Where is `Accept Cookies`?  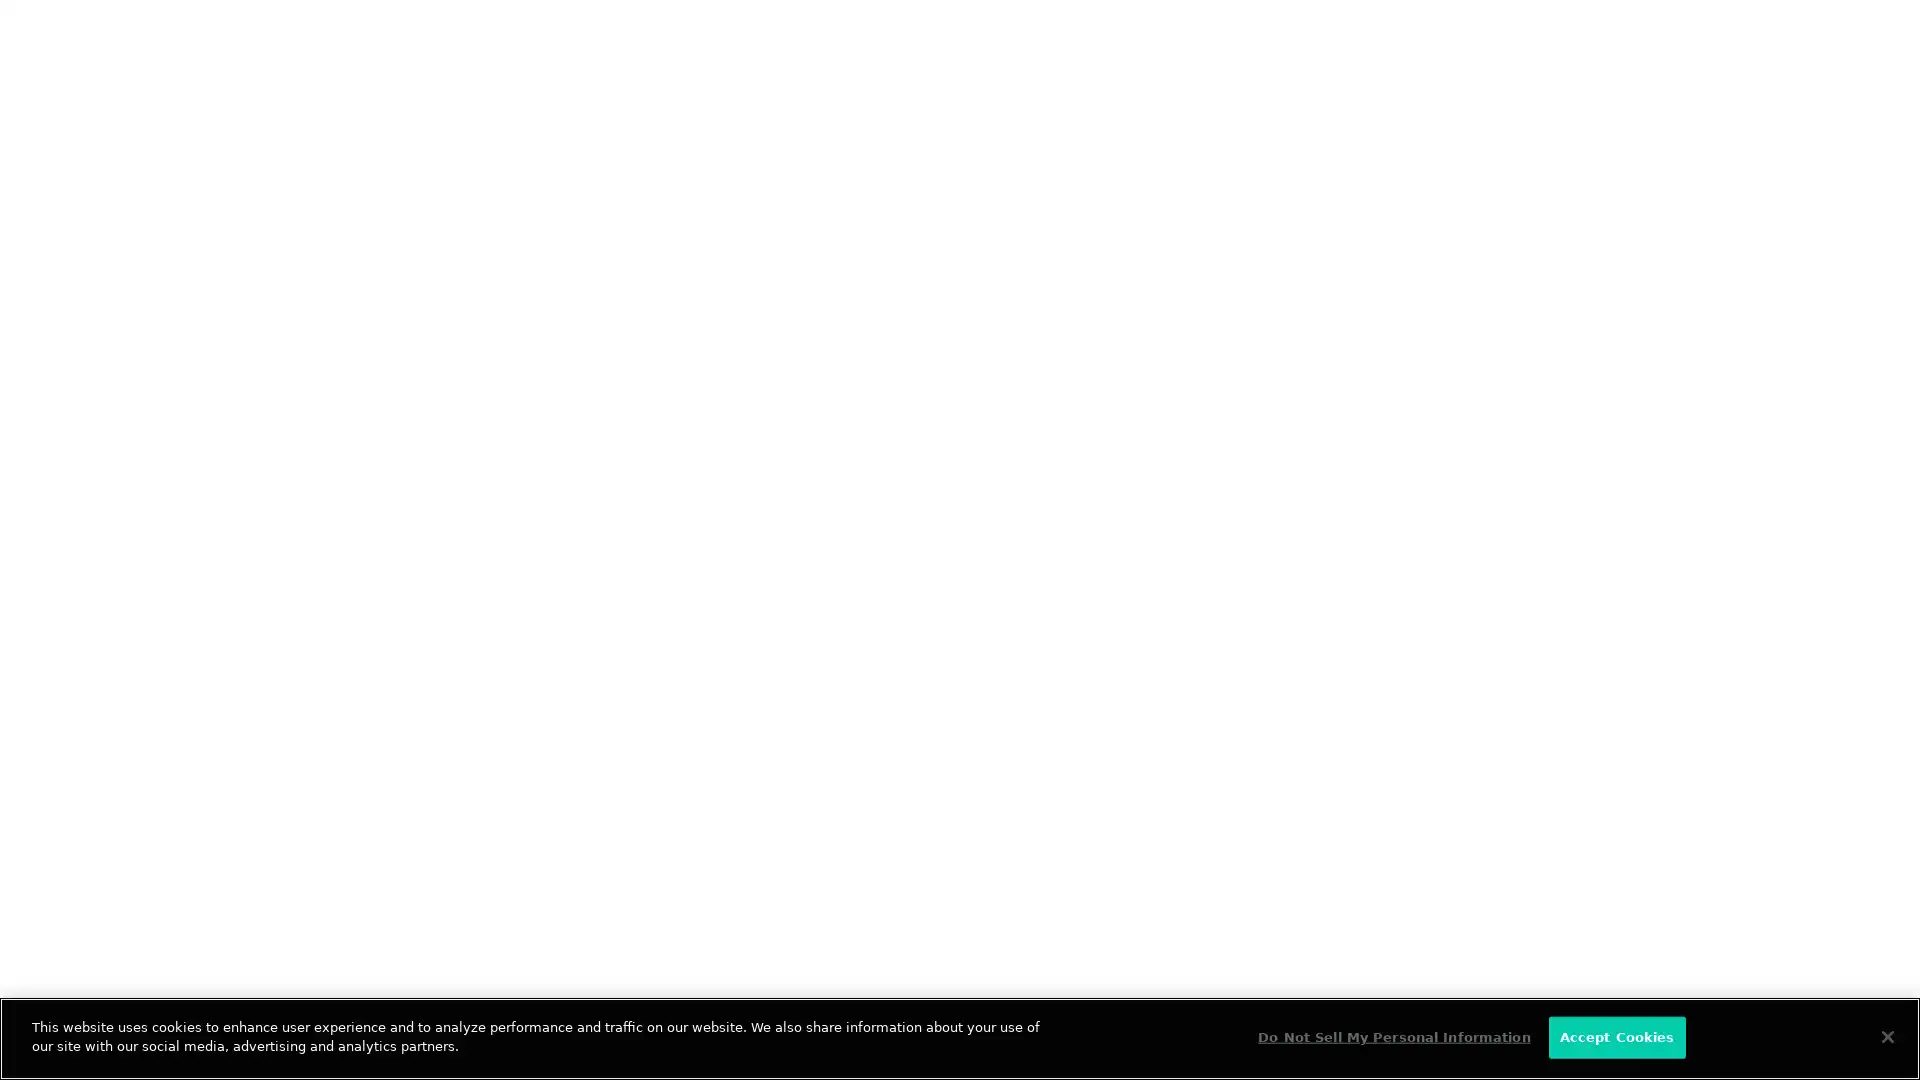 Accept Cookies is located at coordinates (1616, 1036).